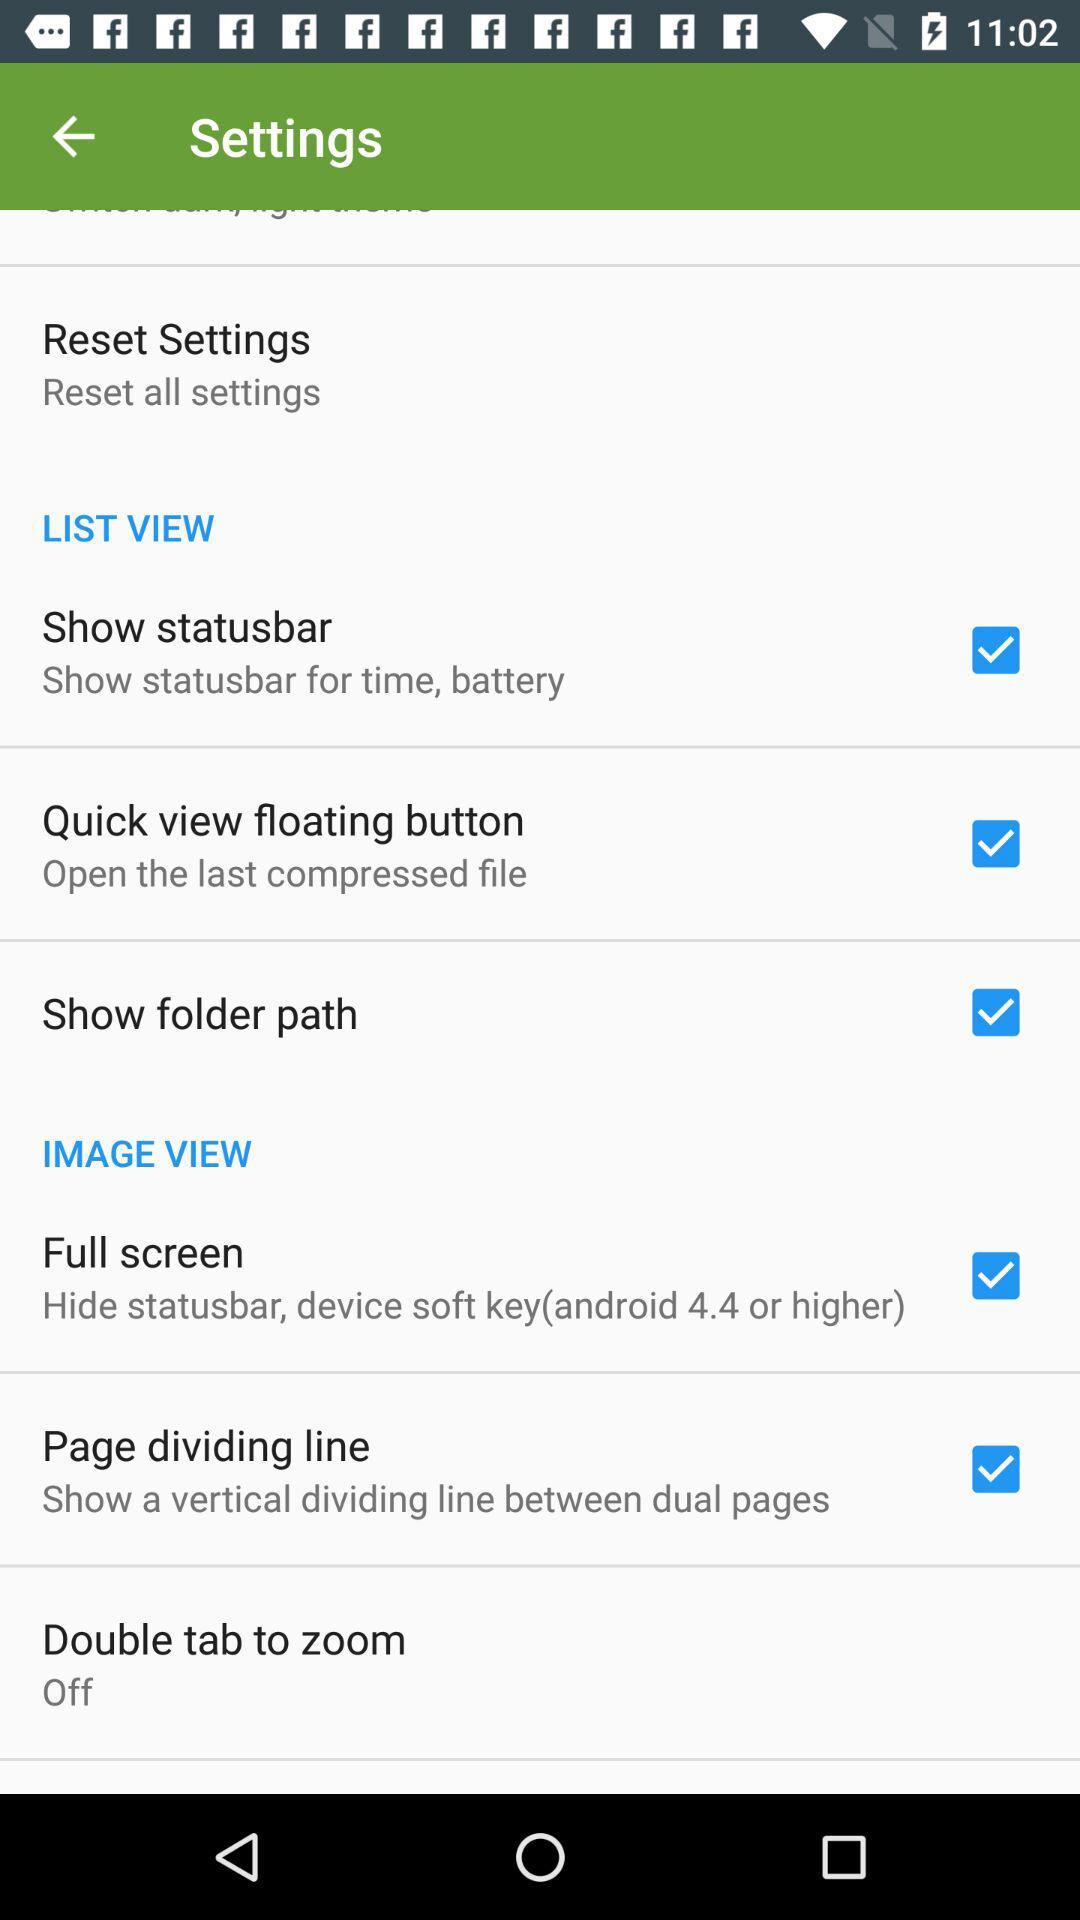 Image resolution: width=1080 pixels, height=1920 pixels. What do you see at coordinates (540, 1131) in the screenshot?
I see `icon above the full screen item` at bounding box center [540, 1131].